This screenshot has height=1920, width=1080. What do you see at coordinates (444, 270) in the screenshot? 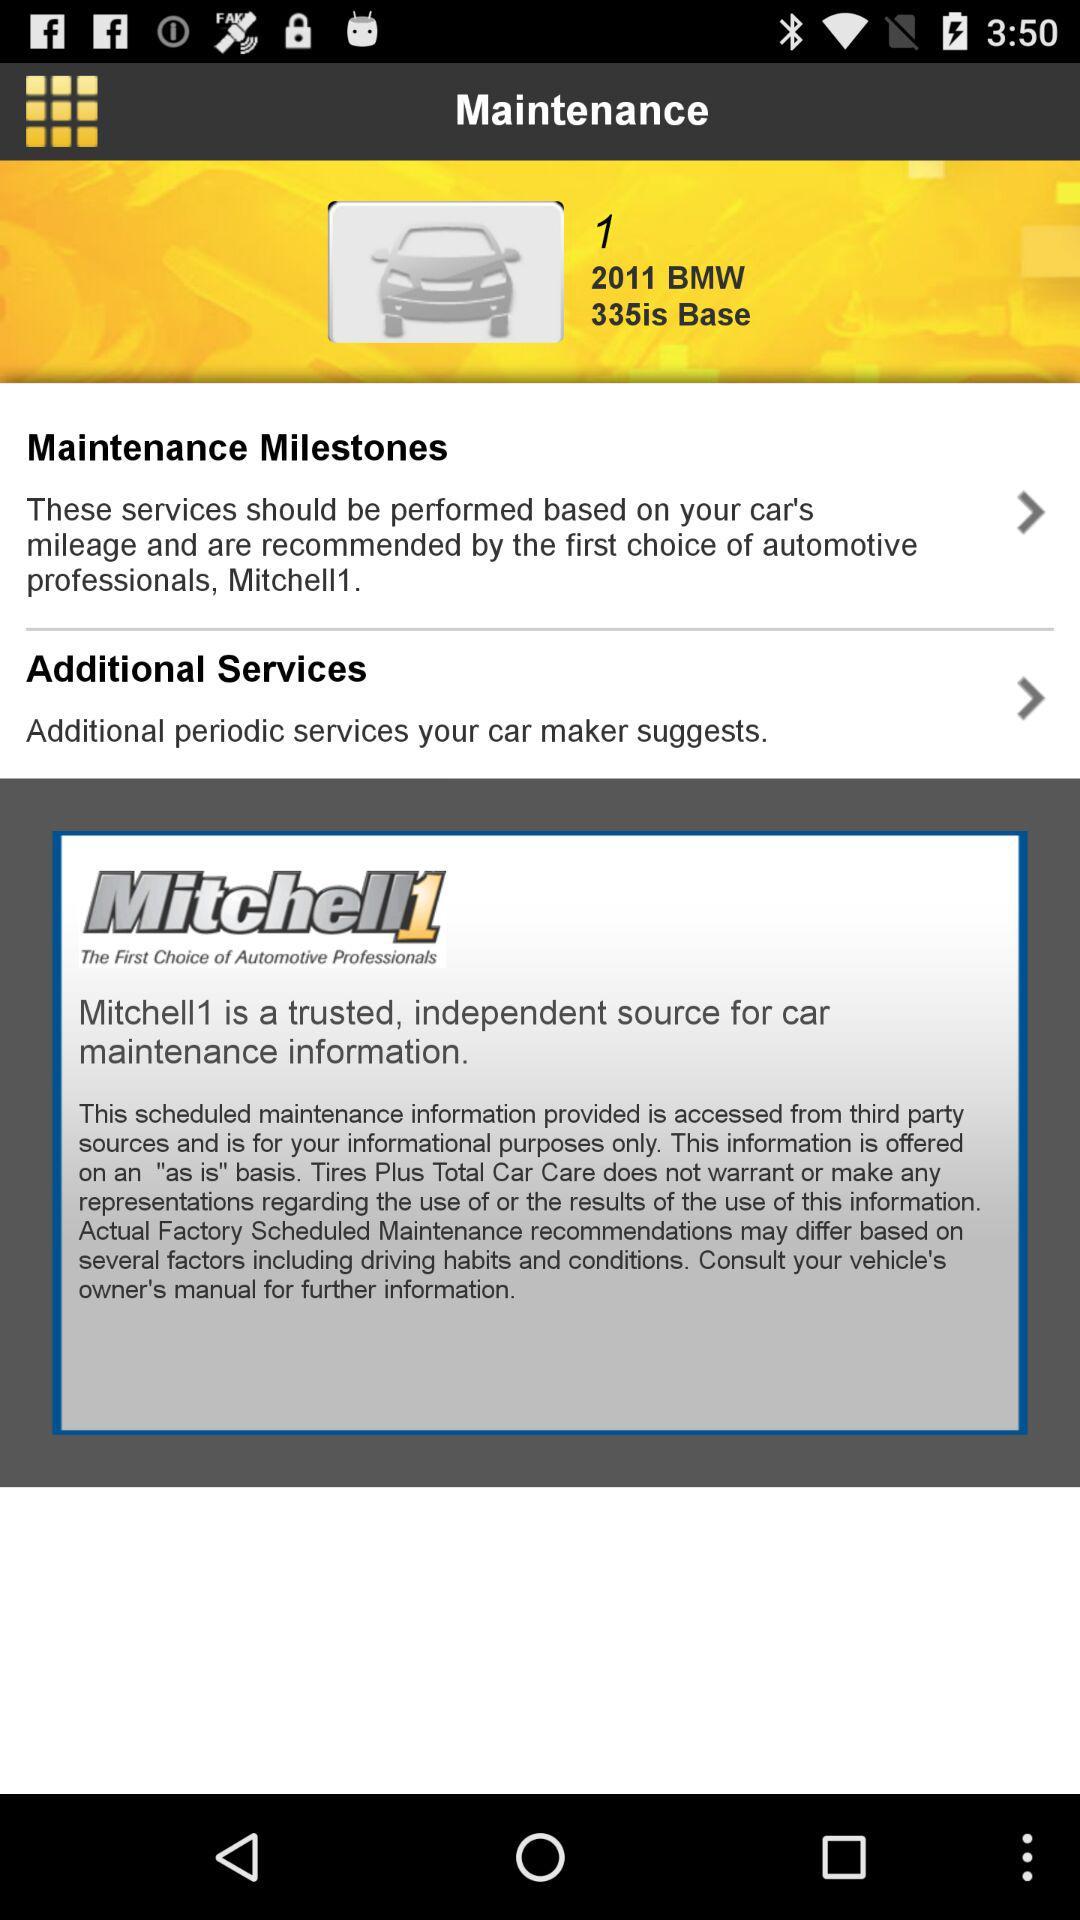
I see `advertisement` at bounding box center [444, 270].